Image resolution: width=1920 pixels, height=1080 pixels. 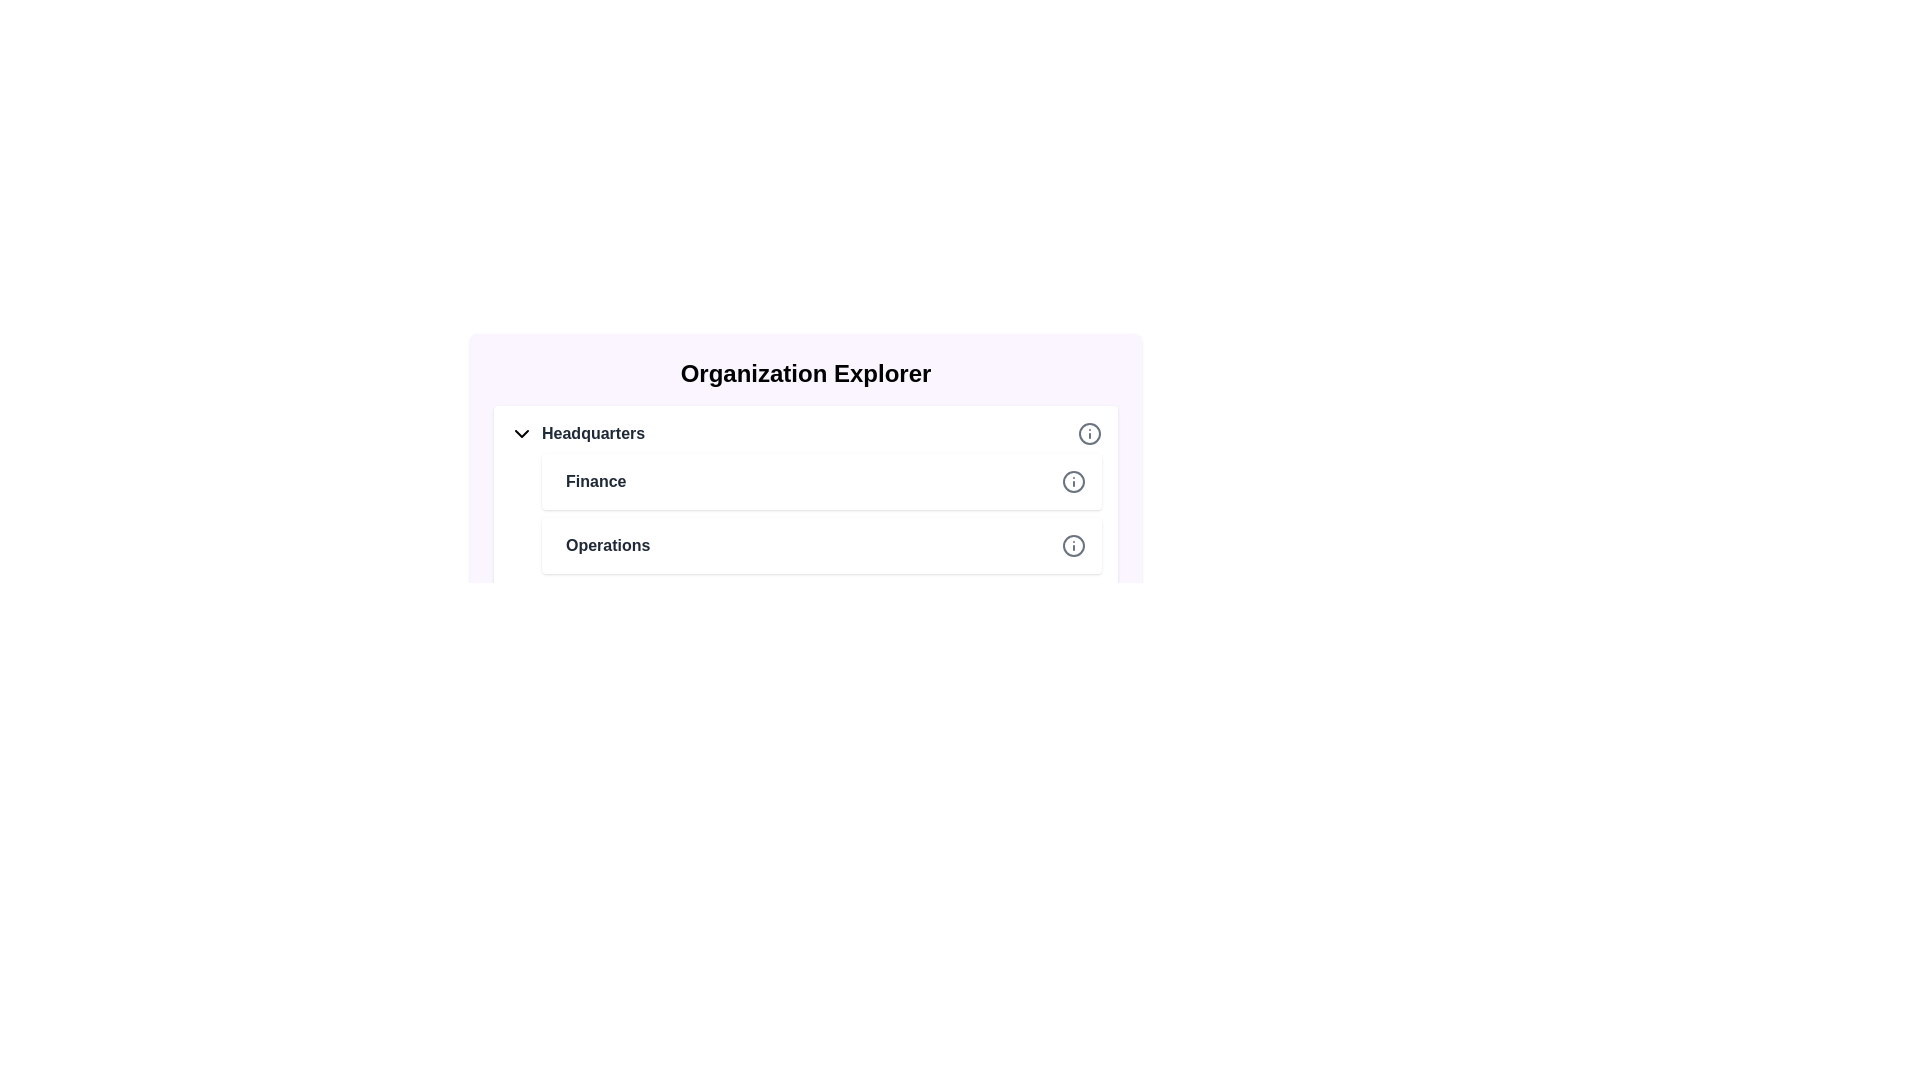 I want to click on the text label 'Headquarters' in the Organization Explorer, so click(x=576, y=433).